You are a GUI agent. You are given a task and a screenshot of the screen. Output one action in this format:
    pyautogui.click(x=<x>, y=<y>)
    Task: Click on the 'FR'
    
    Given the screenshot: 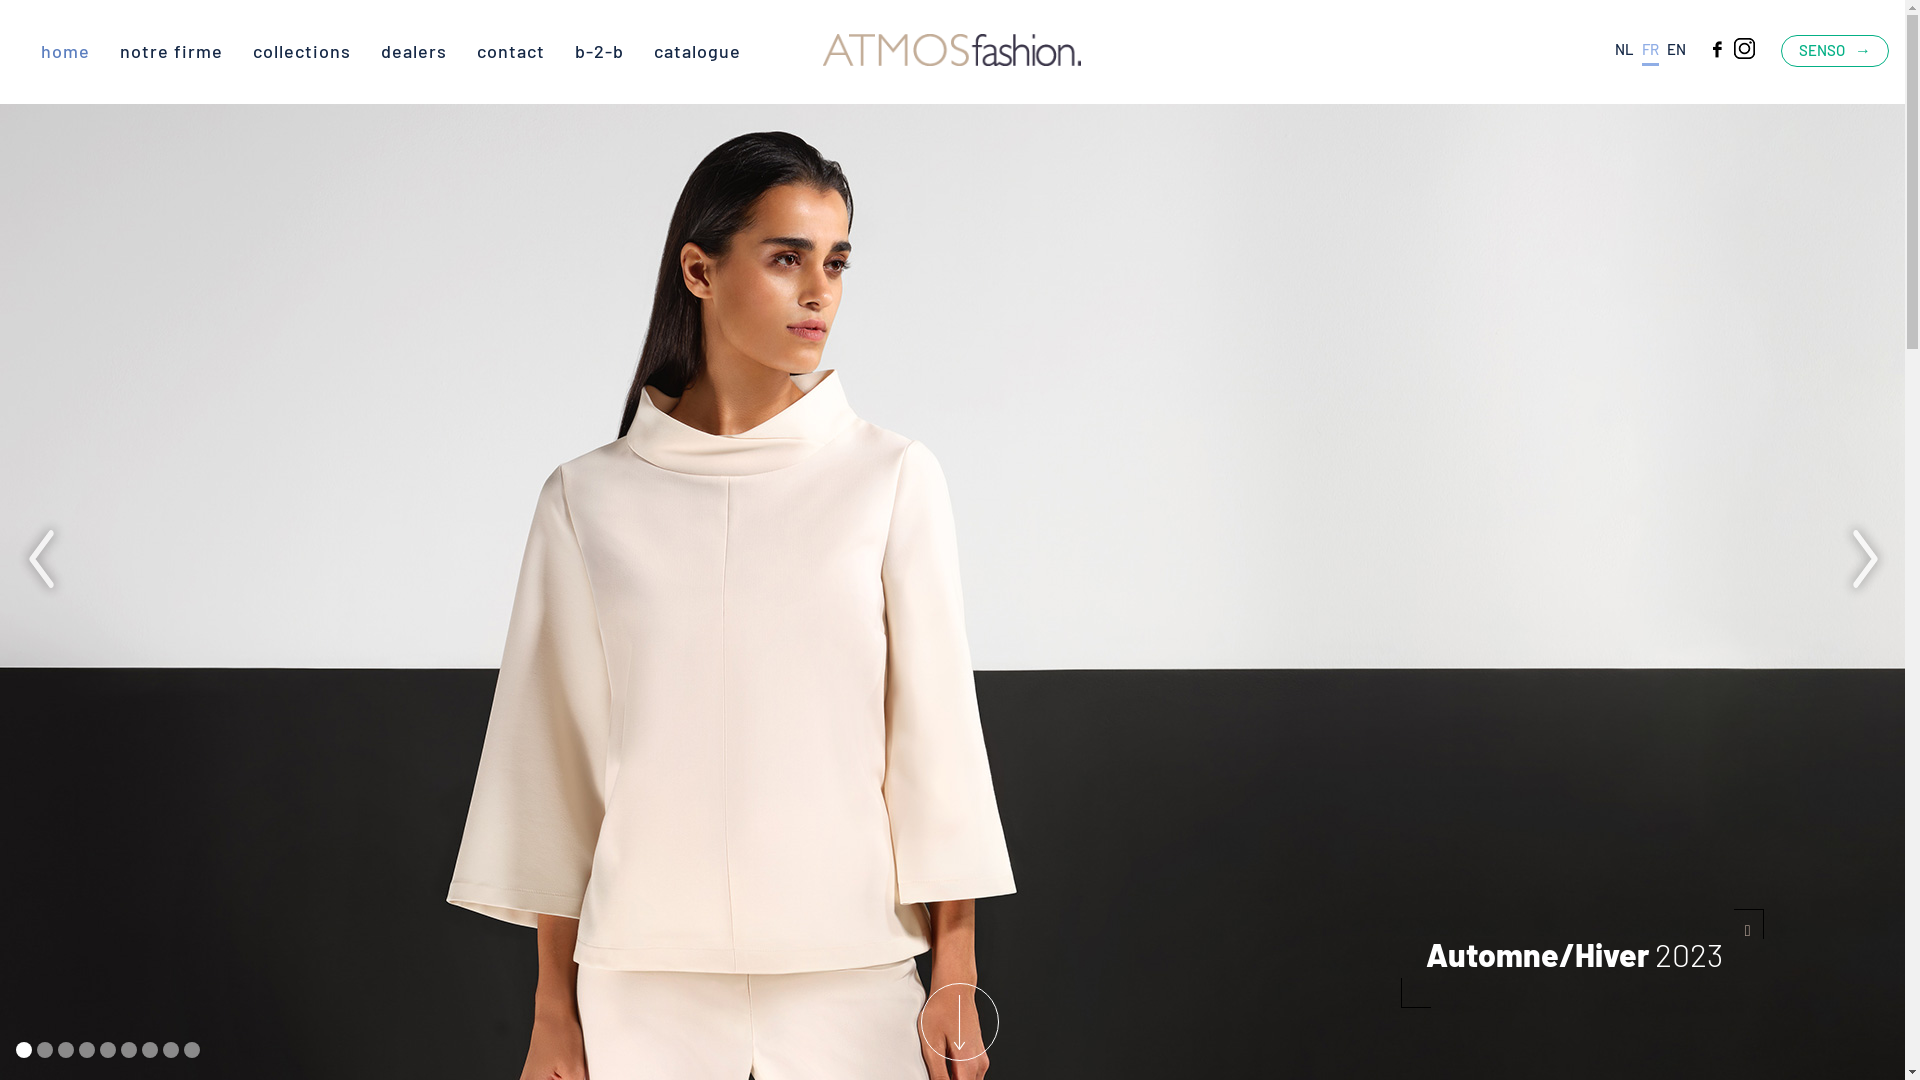 What is the action you would take?
    pyautogui.click(x=1650, y=52)
    